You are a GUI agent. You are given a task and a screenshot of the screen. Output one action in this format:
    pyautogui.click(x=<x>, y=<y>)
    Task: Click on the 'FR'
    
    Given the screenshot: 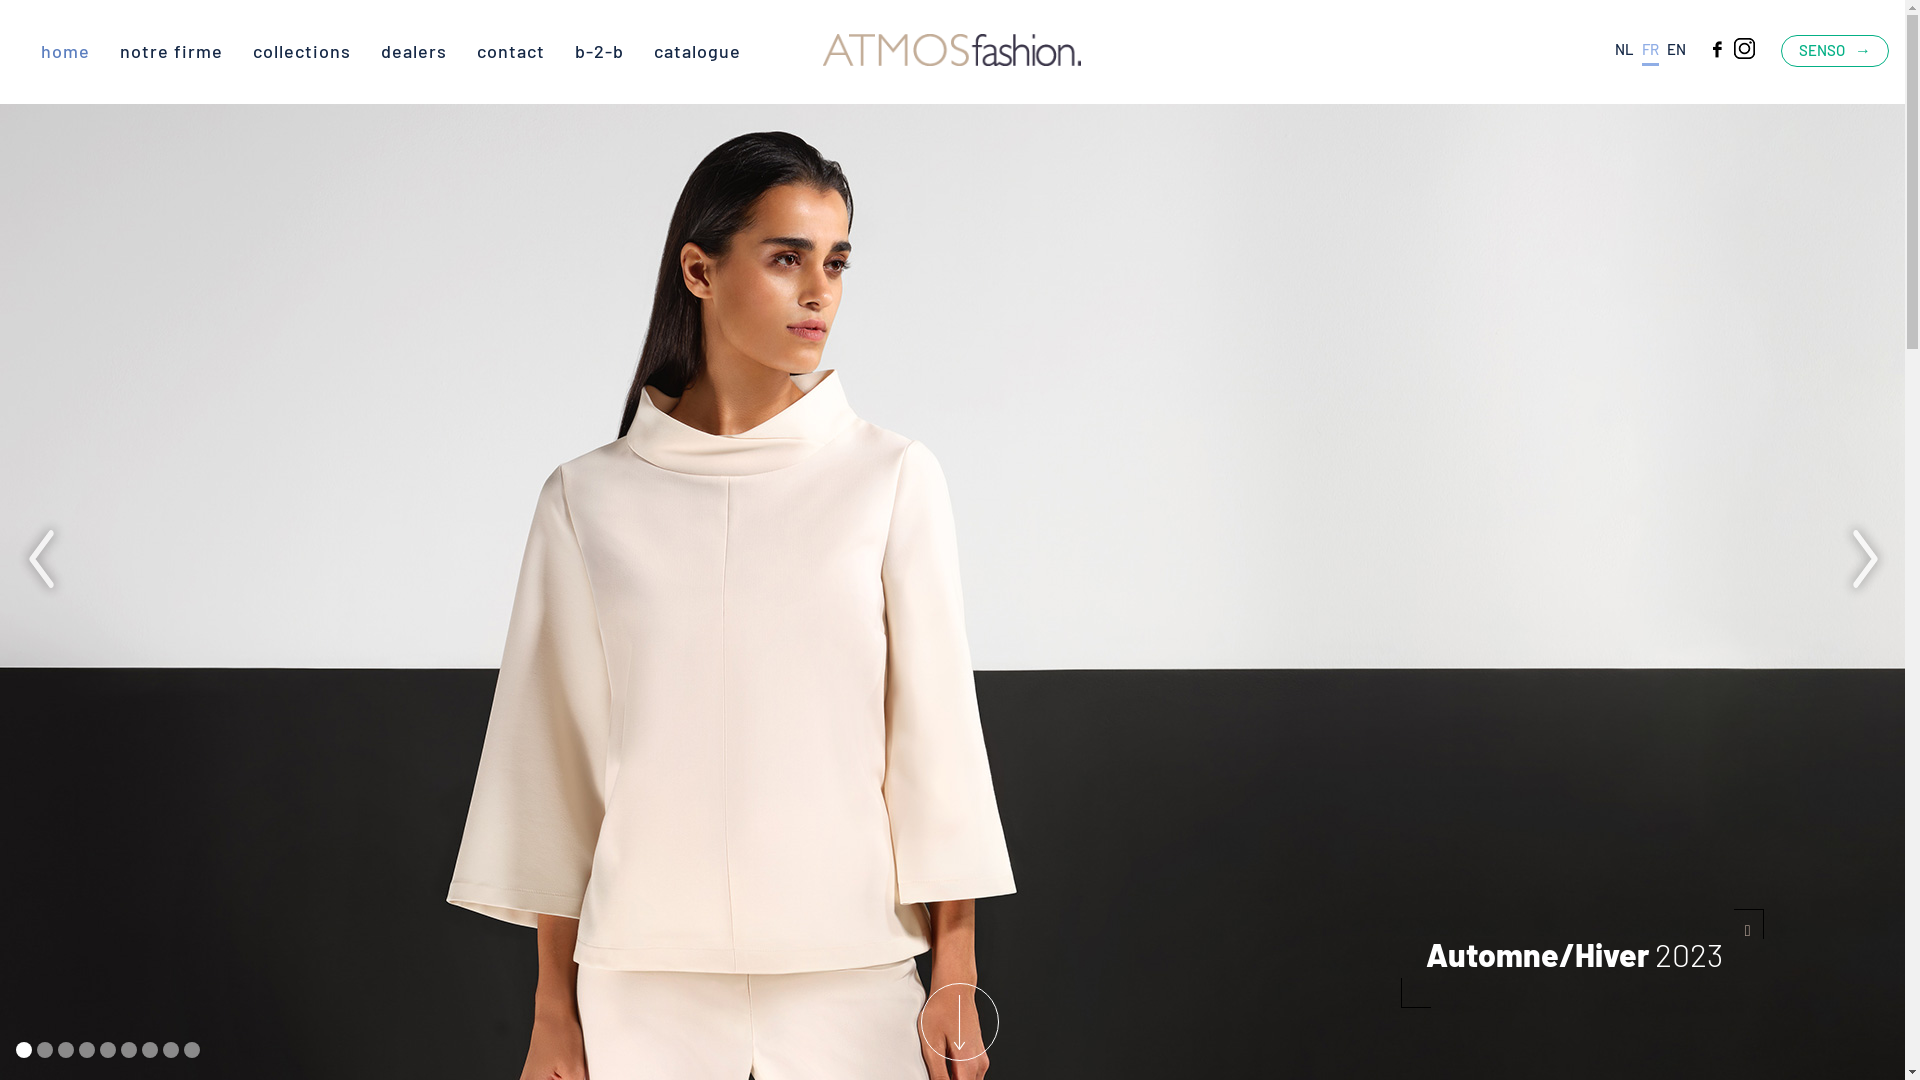 What is the action you would take?
    pyautogui.click(x=1650, y=52)
    